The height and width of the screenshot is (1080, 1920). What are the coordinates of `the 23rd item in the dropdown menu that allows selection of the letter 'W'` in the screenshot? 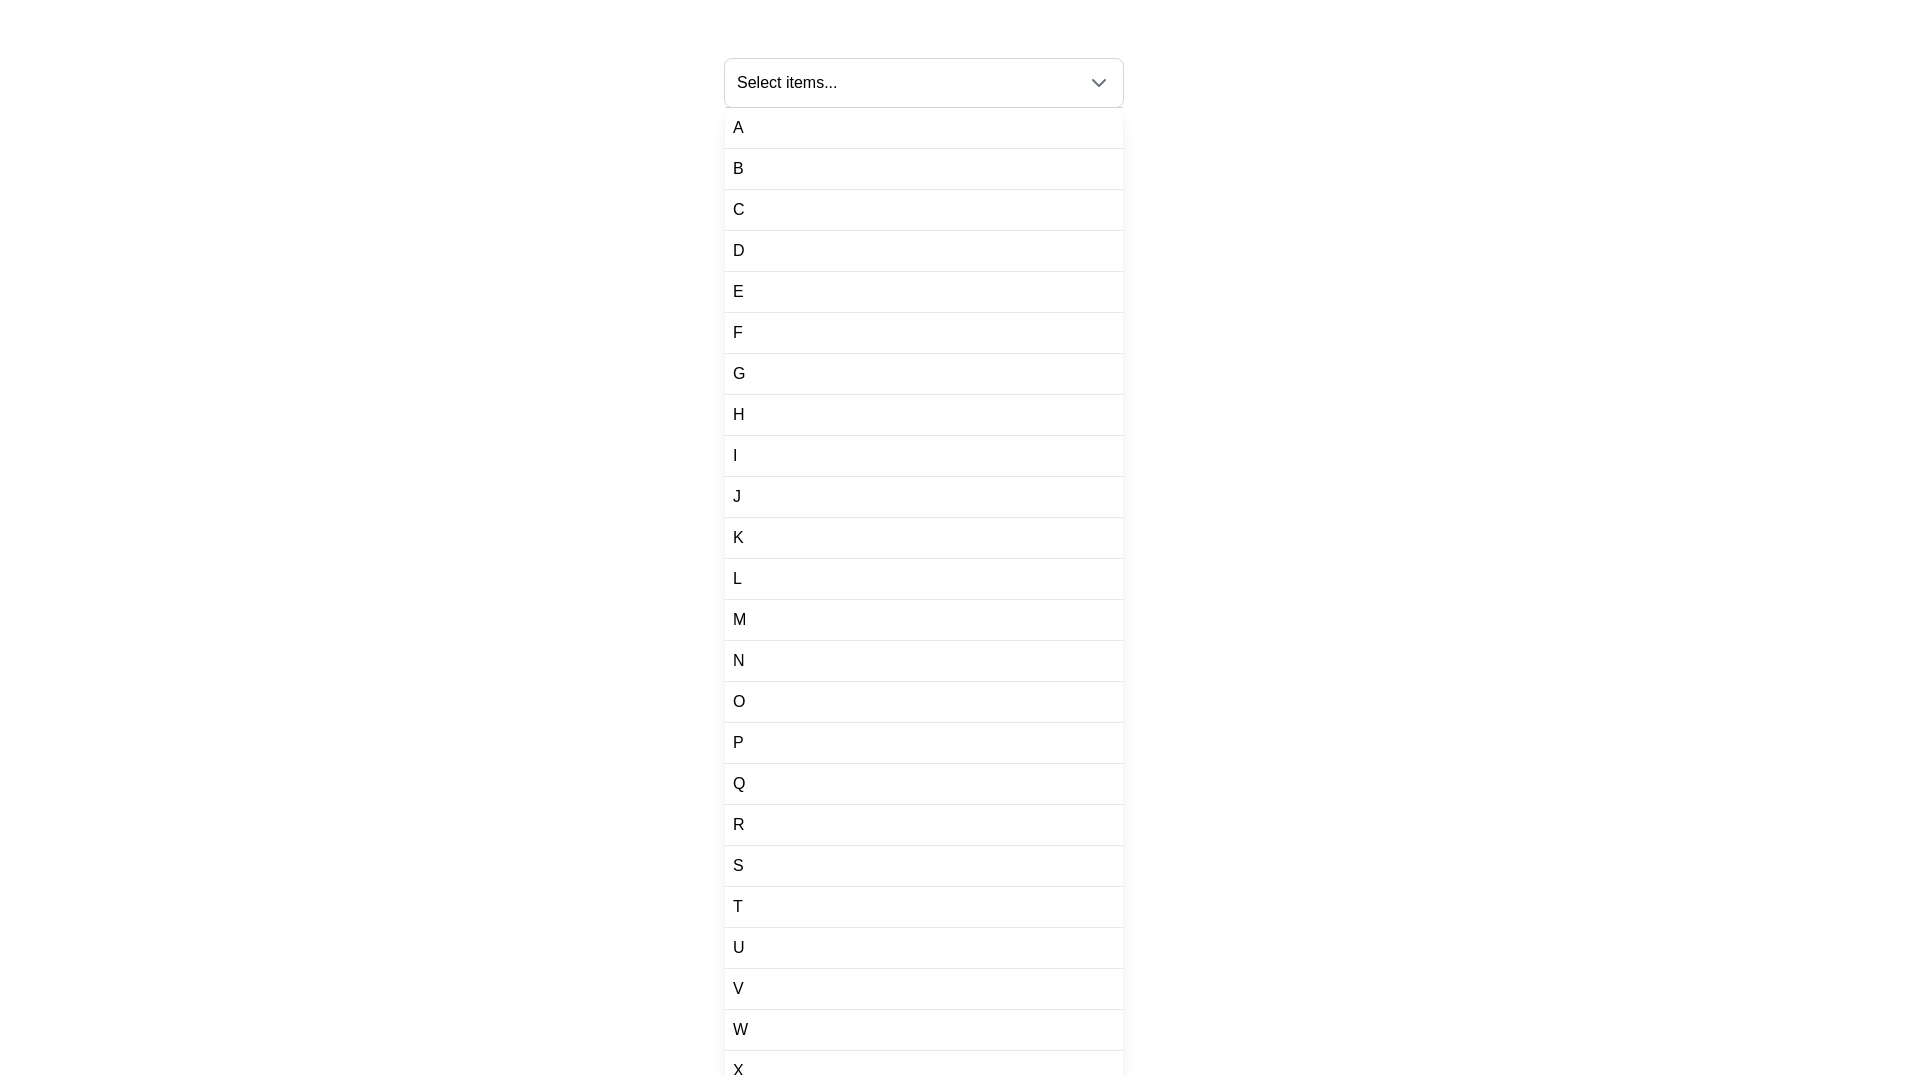 It's located at (923, 1029).